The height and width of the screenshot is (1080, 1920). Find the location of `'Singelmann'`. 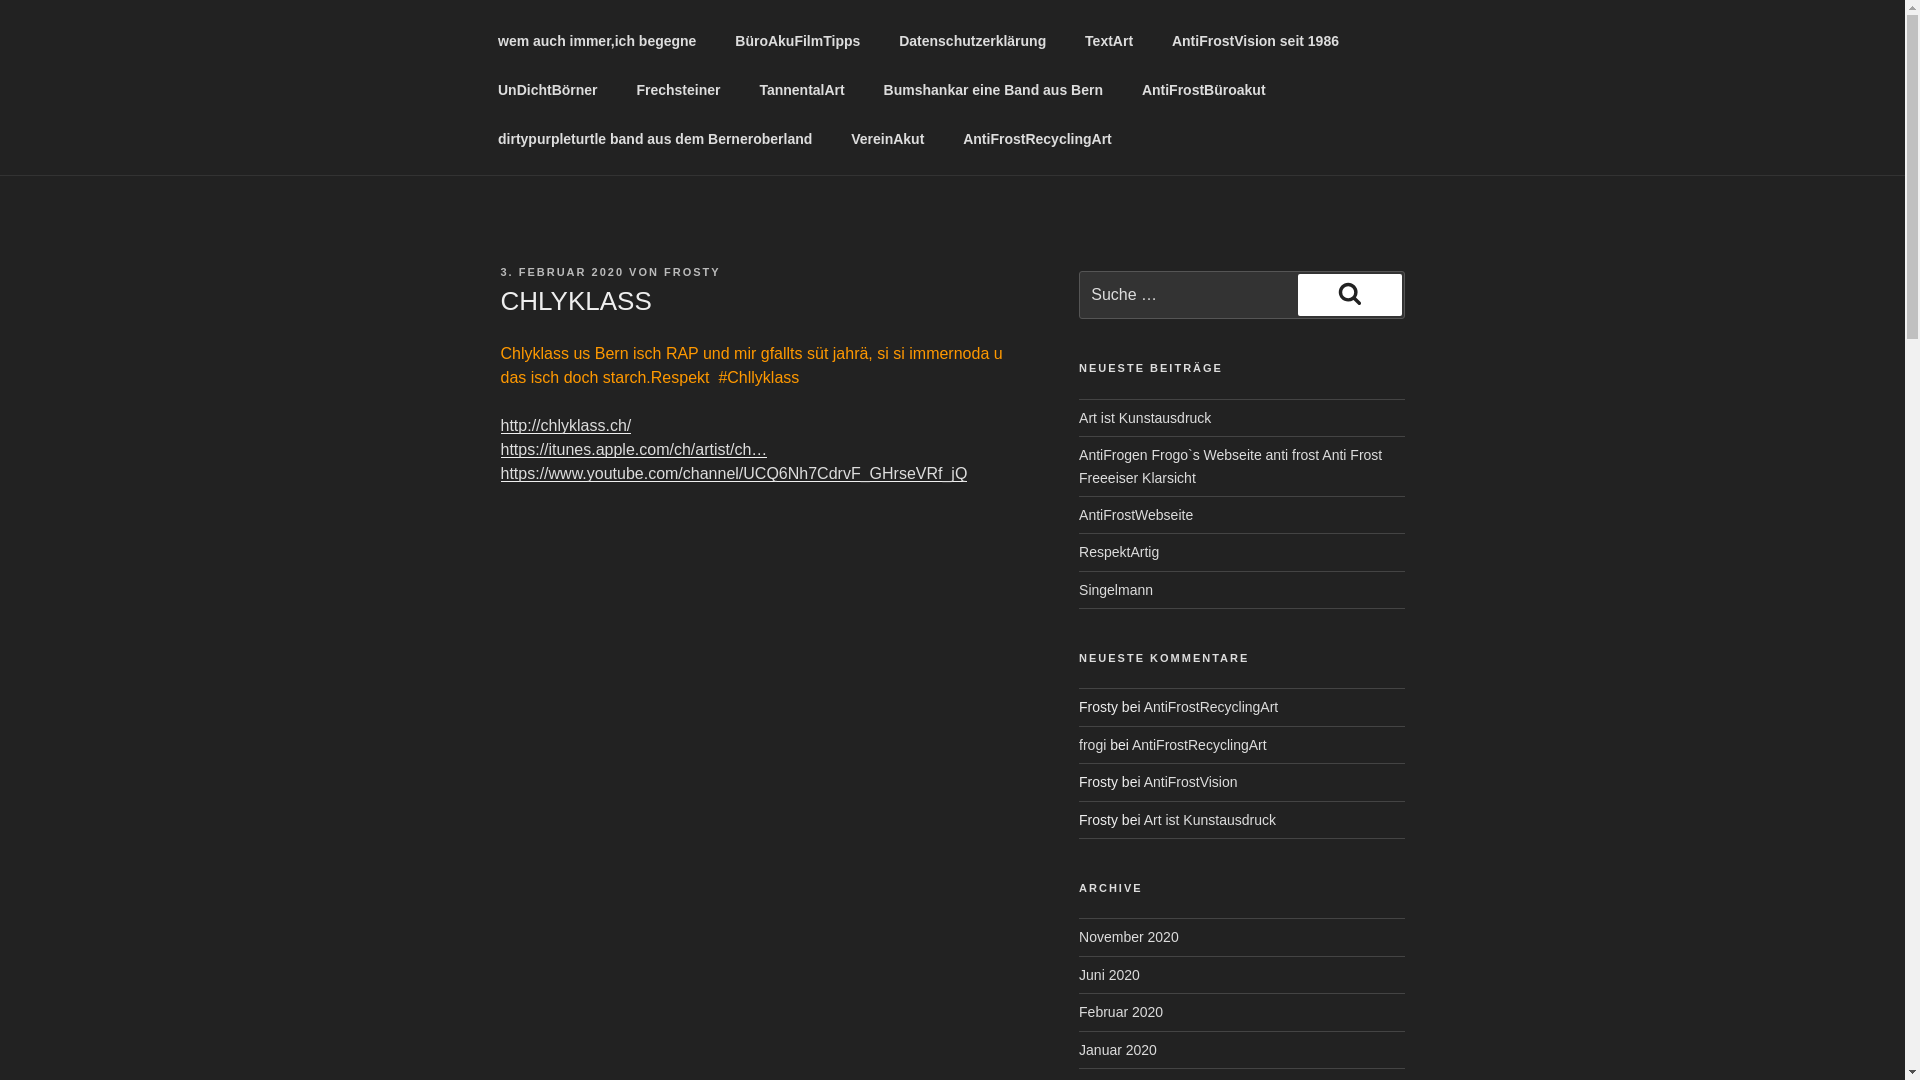

'Singelmann' is located at coordinates (1115, 589).